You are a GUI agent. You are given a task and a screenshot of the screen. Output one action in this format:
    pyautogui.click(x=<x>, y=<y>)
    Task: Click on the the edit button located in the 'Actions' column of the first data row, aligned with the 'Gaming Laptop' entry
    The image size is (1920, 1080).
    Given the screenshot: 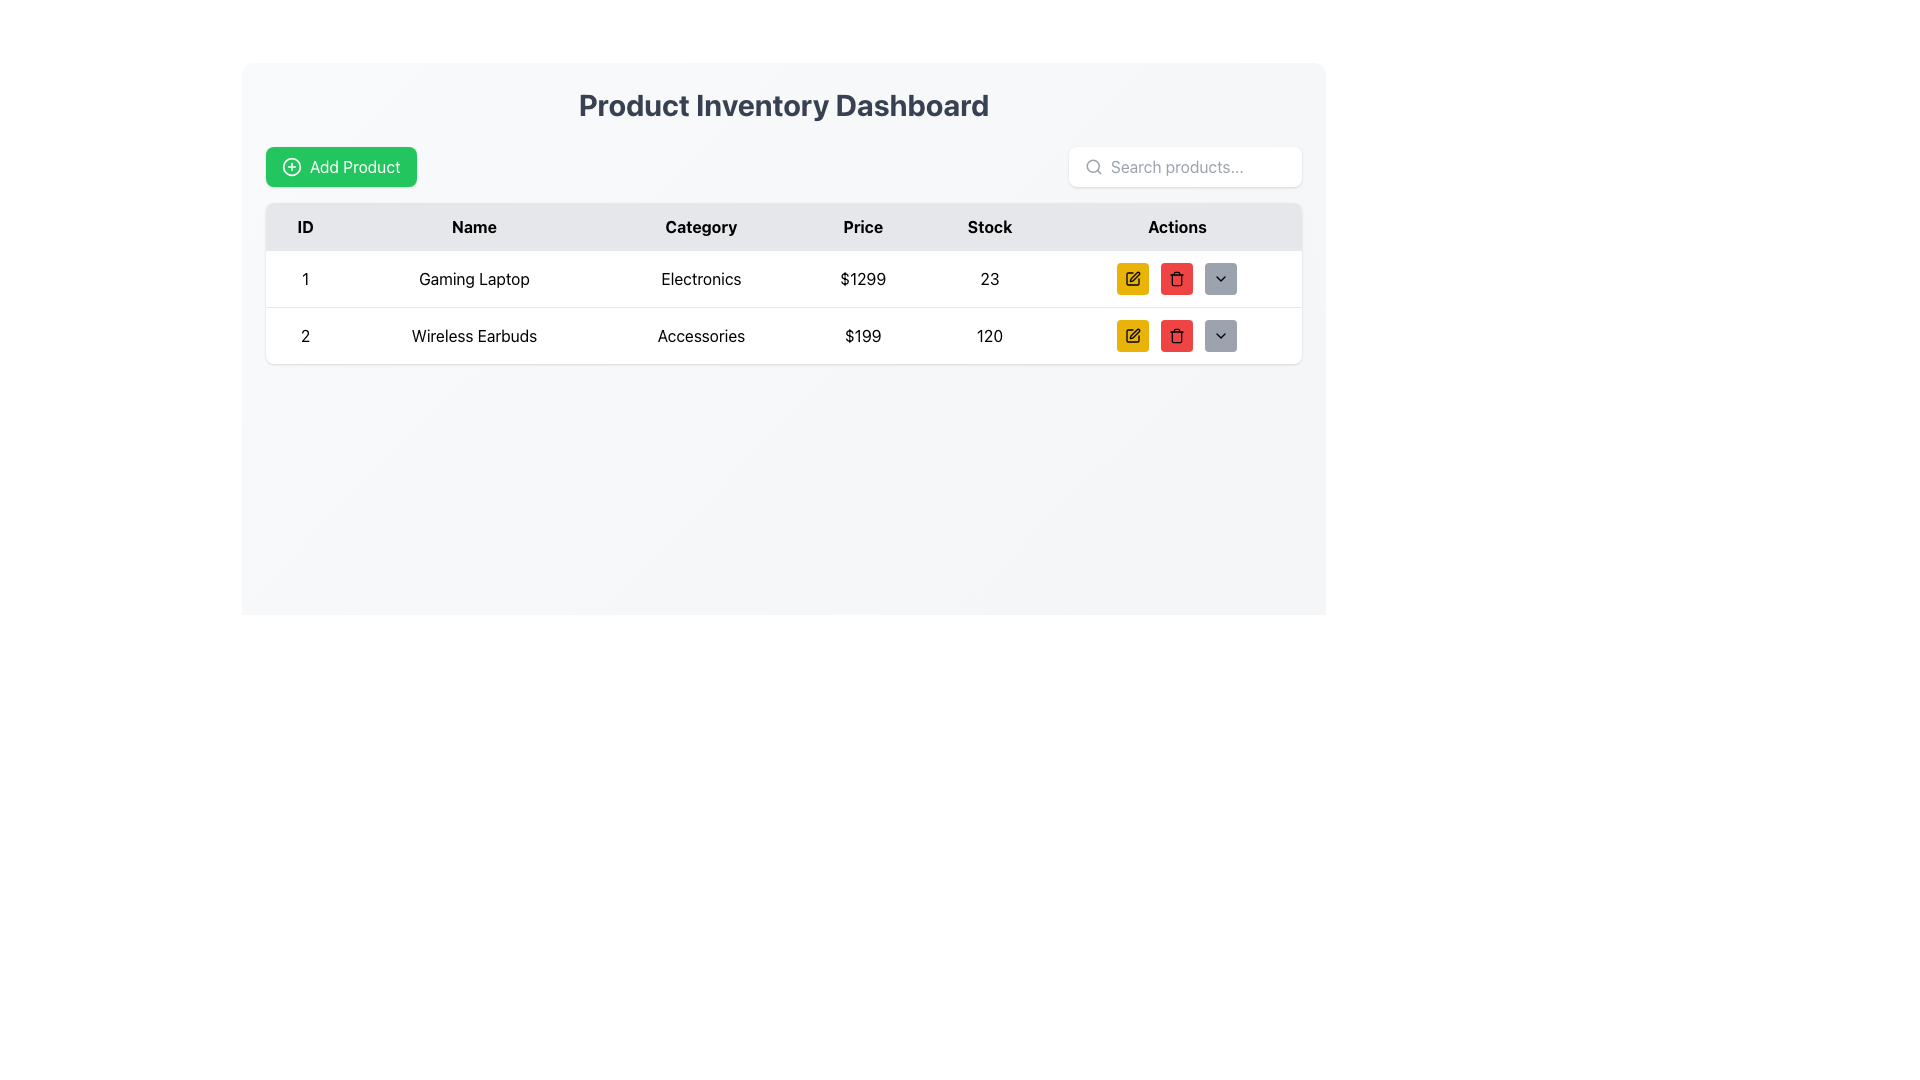 What is the action you would take?
    pyautogui.click(x=1133, y=278)
    